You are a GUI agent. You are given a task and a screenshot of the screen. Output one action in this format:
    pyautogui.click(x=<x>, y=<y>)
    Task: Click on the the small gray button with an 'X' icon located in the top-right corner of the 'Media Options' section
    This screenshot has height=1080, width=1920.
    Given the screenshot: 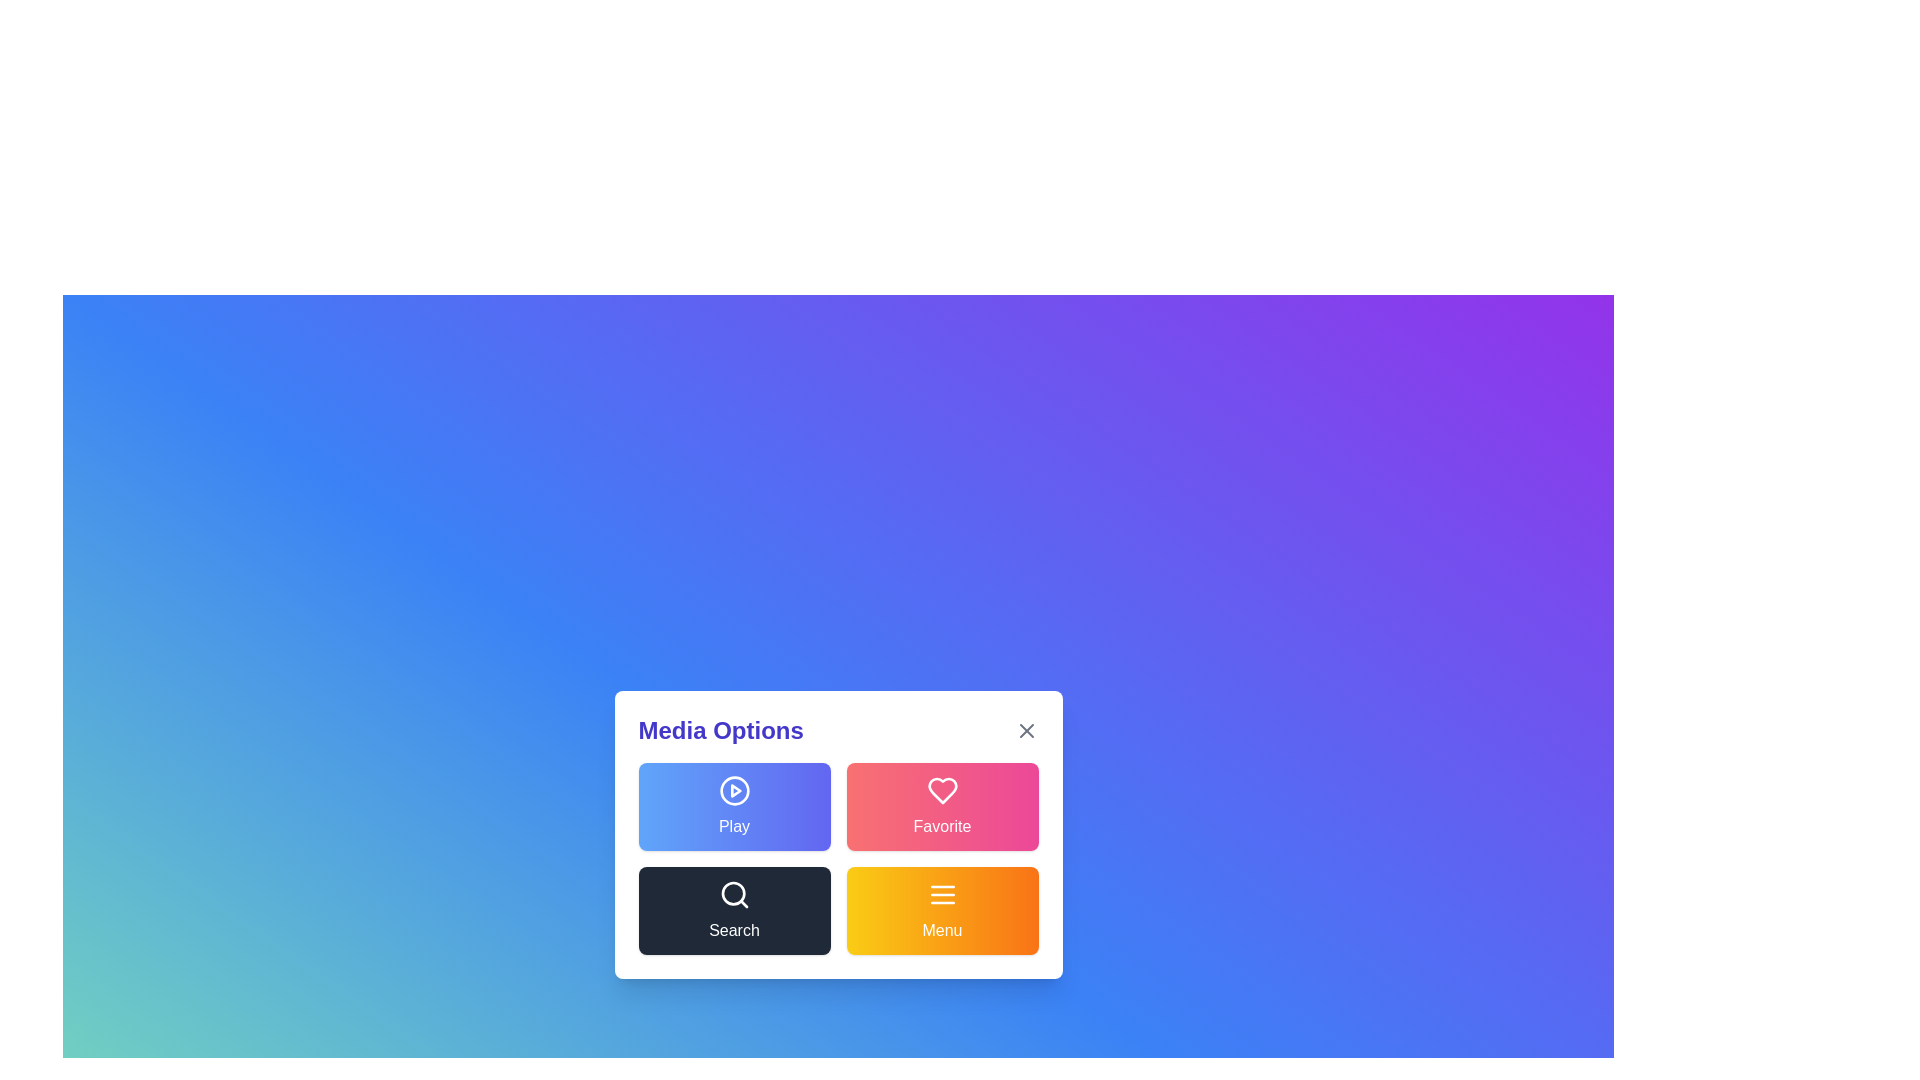 What is the action you would take?
    pyautogui.click(x=1026, y=731)
    